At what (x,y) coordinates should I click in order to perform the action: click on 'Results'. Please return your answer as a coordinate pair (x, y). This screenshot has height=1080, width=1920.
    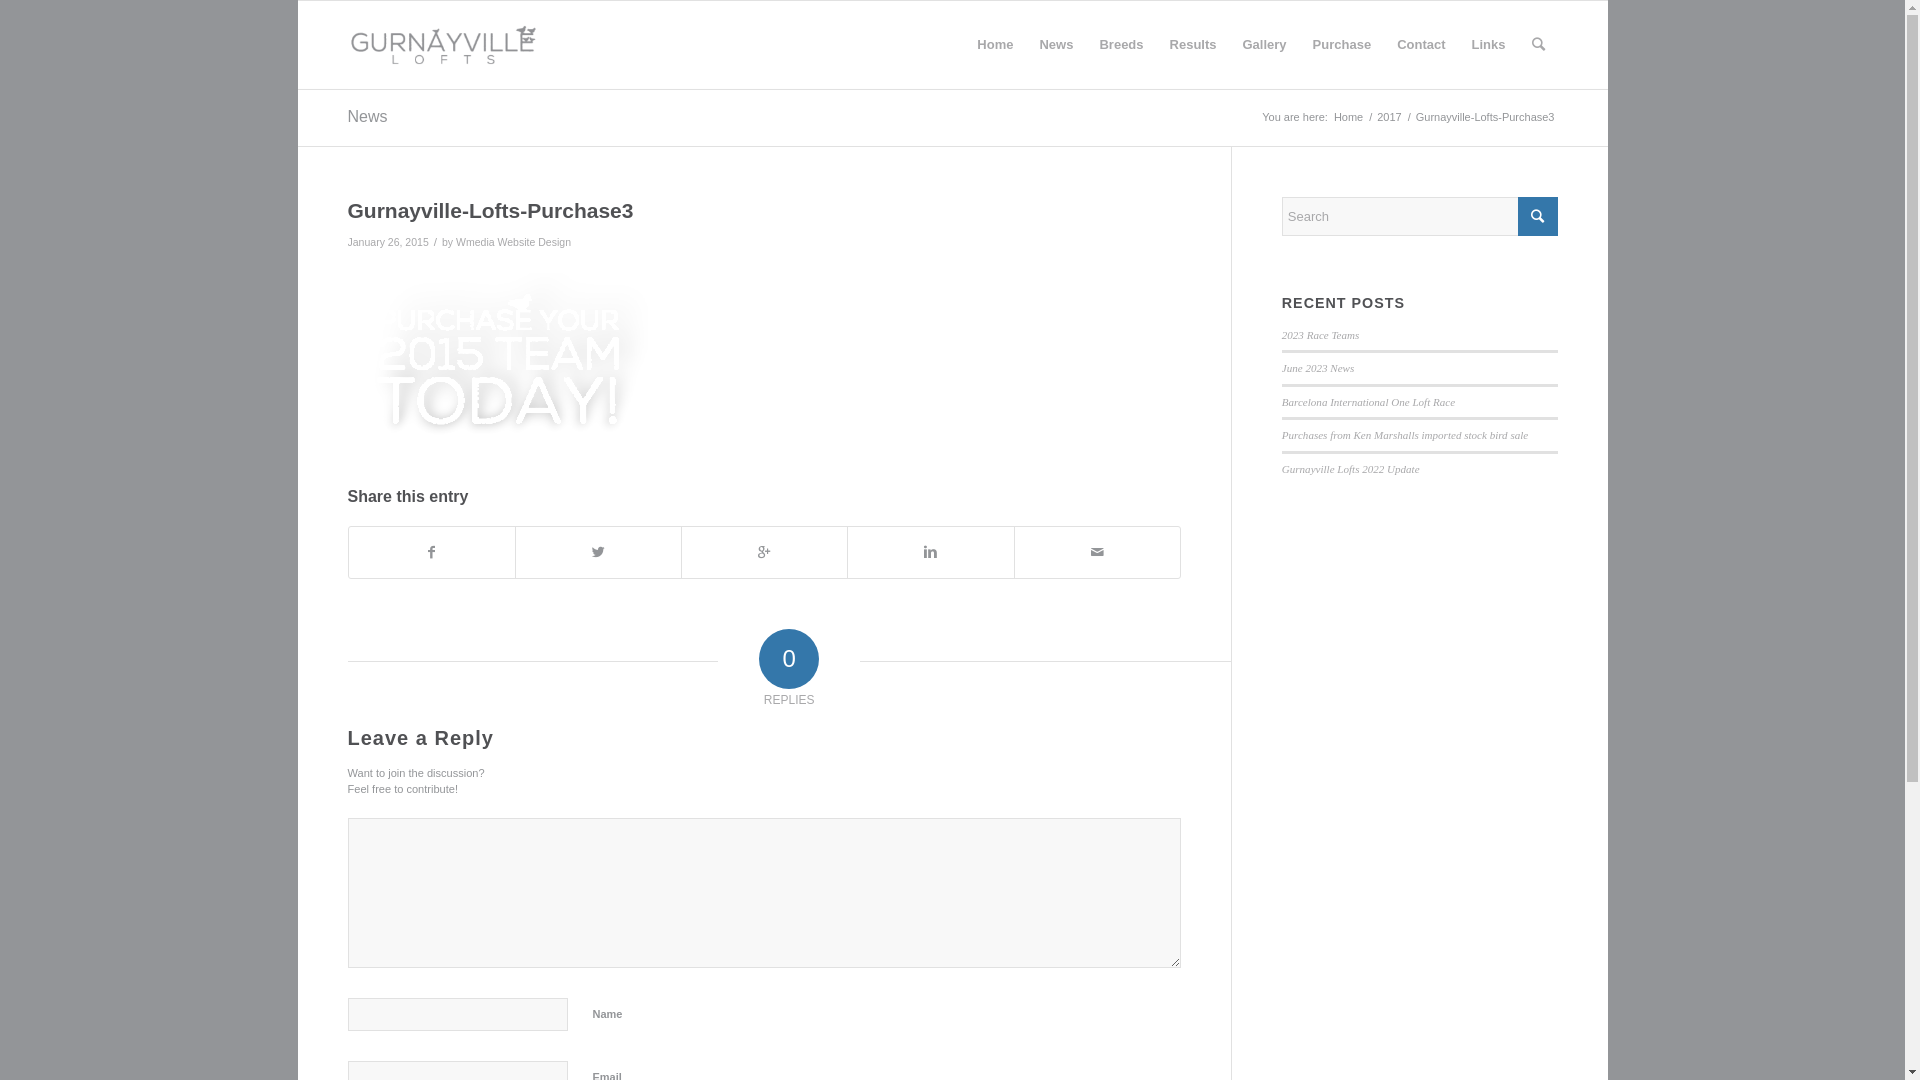
    Looking at the image, I should click on (1156, 45).